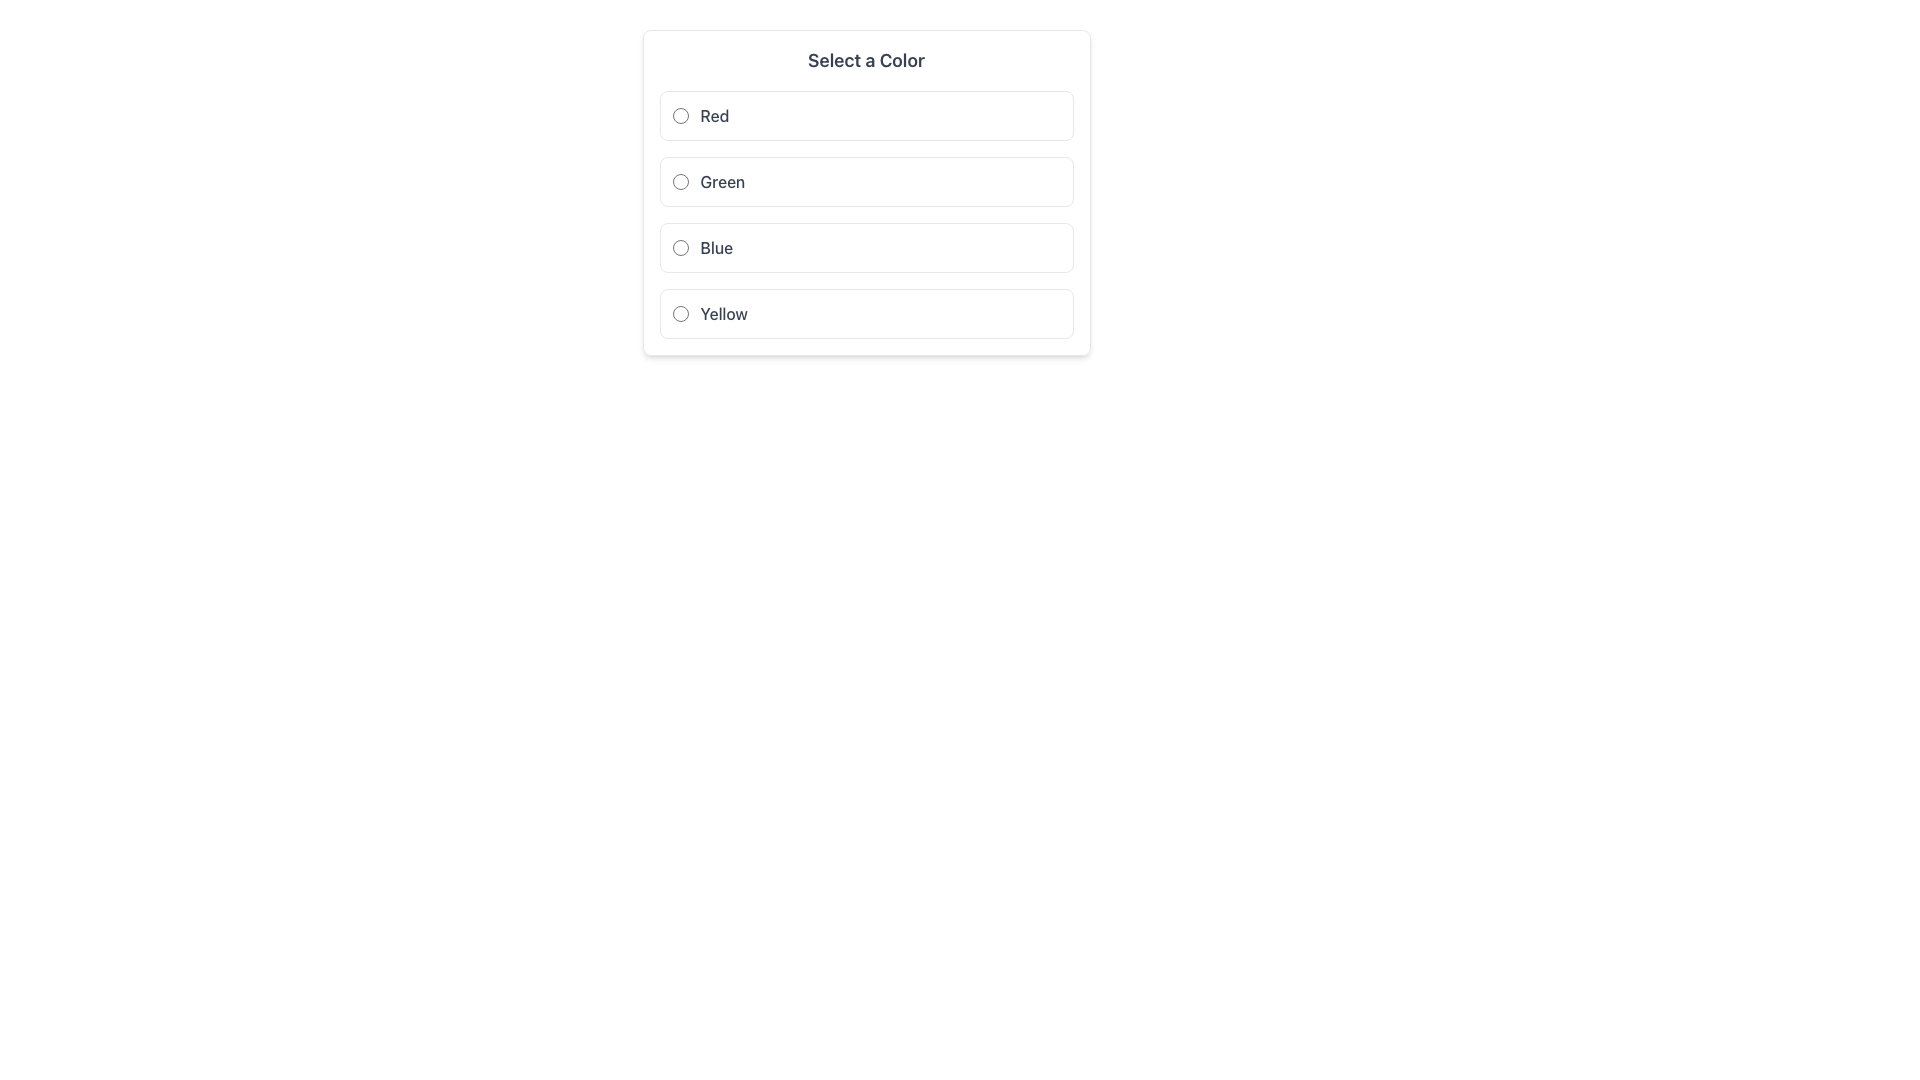  I want to click on the radio button, so click(866, 313).